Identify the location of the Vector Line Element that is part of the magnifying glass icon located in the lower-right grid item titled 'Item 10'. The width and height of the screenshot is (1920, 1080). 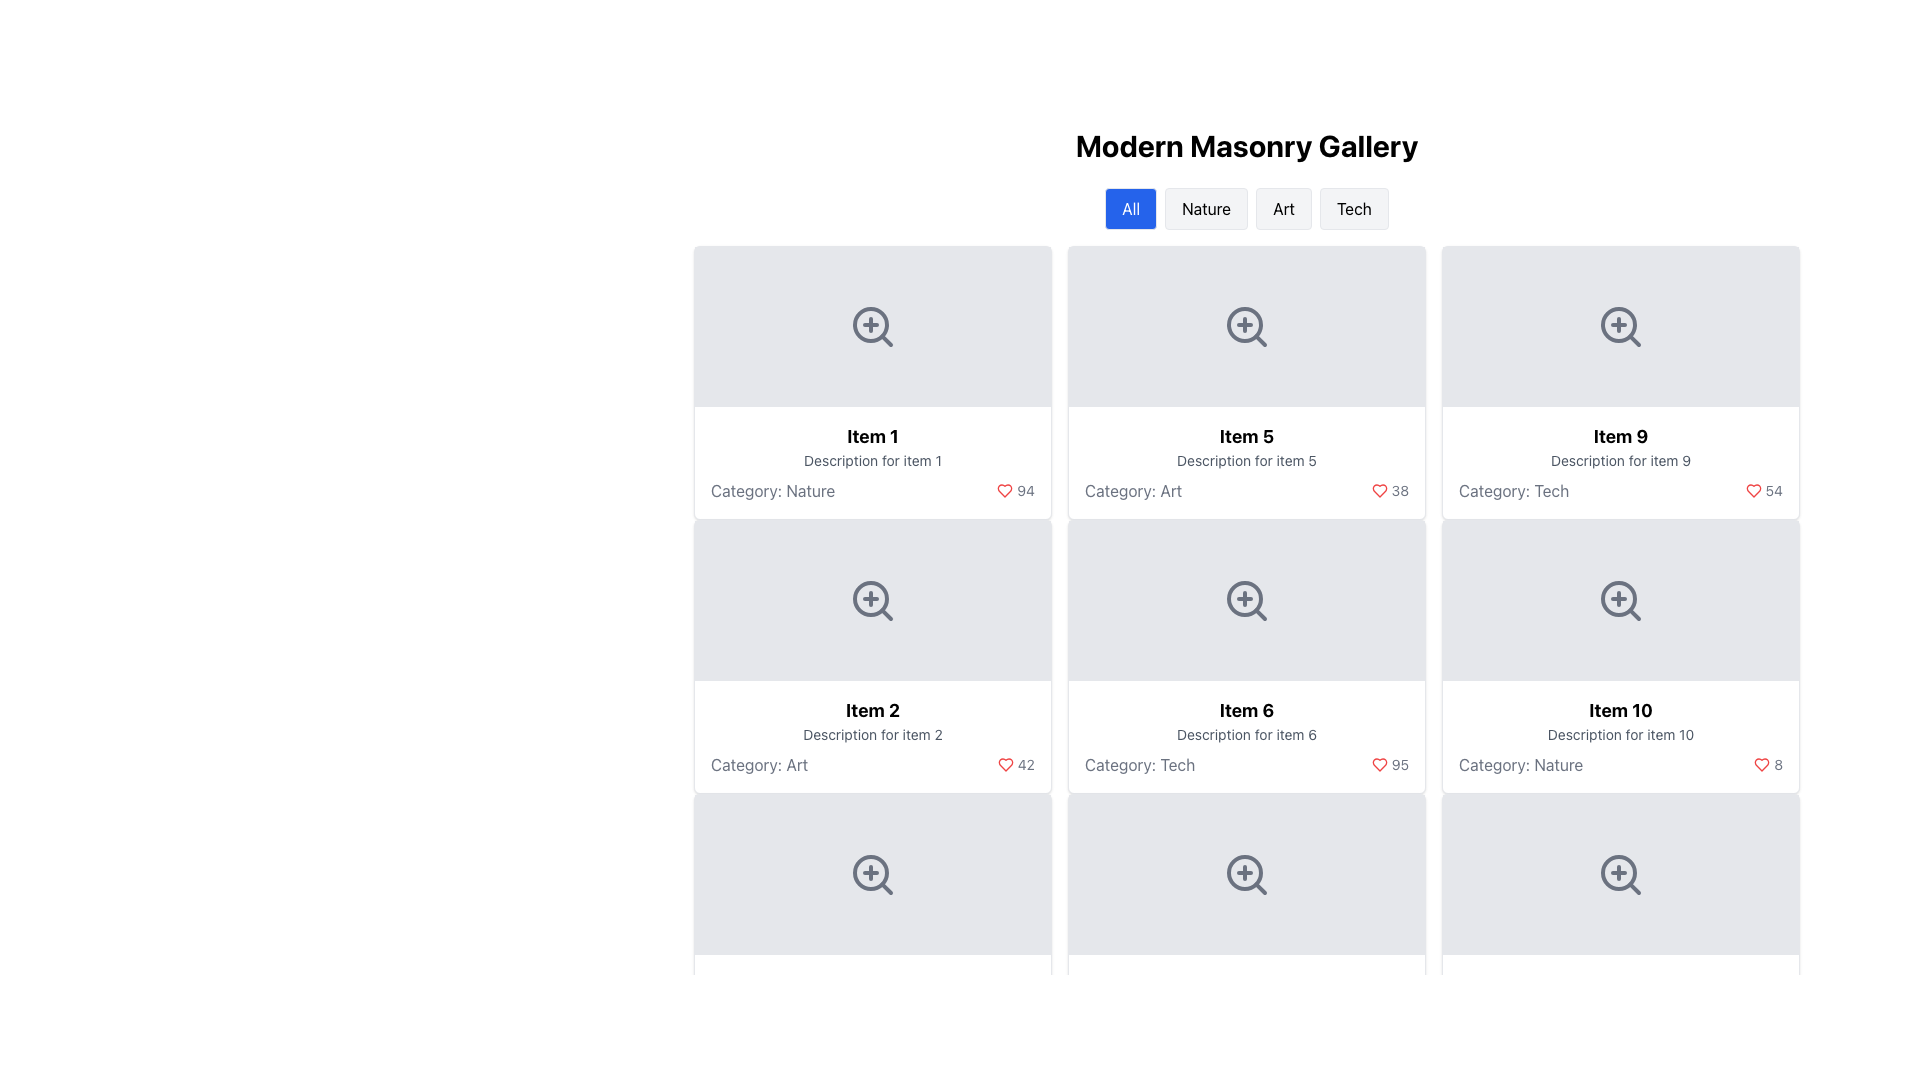
(1634, 613).